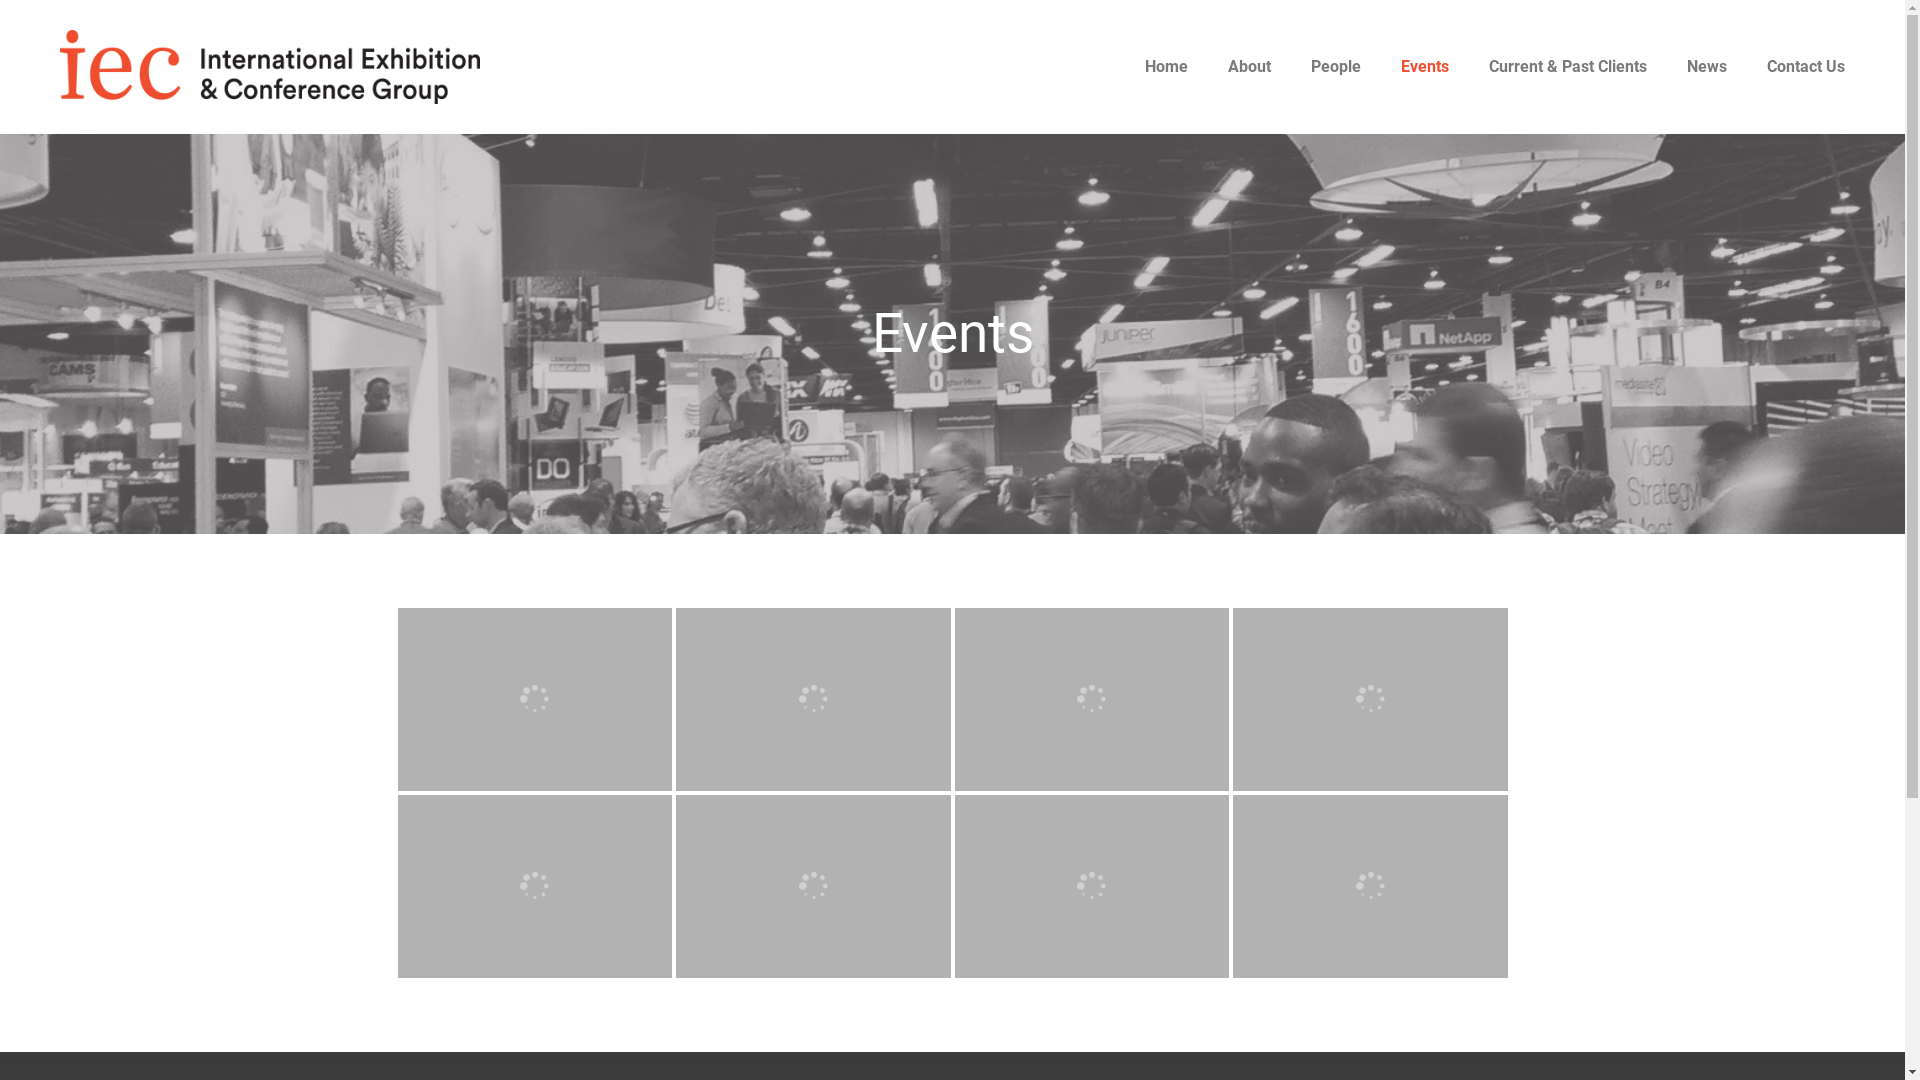 The image size is (1920, 1080). What do you see at coordinates (1706, 65) in the screenshot?
I see `'News'` at bounding box center [1706, 65].